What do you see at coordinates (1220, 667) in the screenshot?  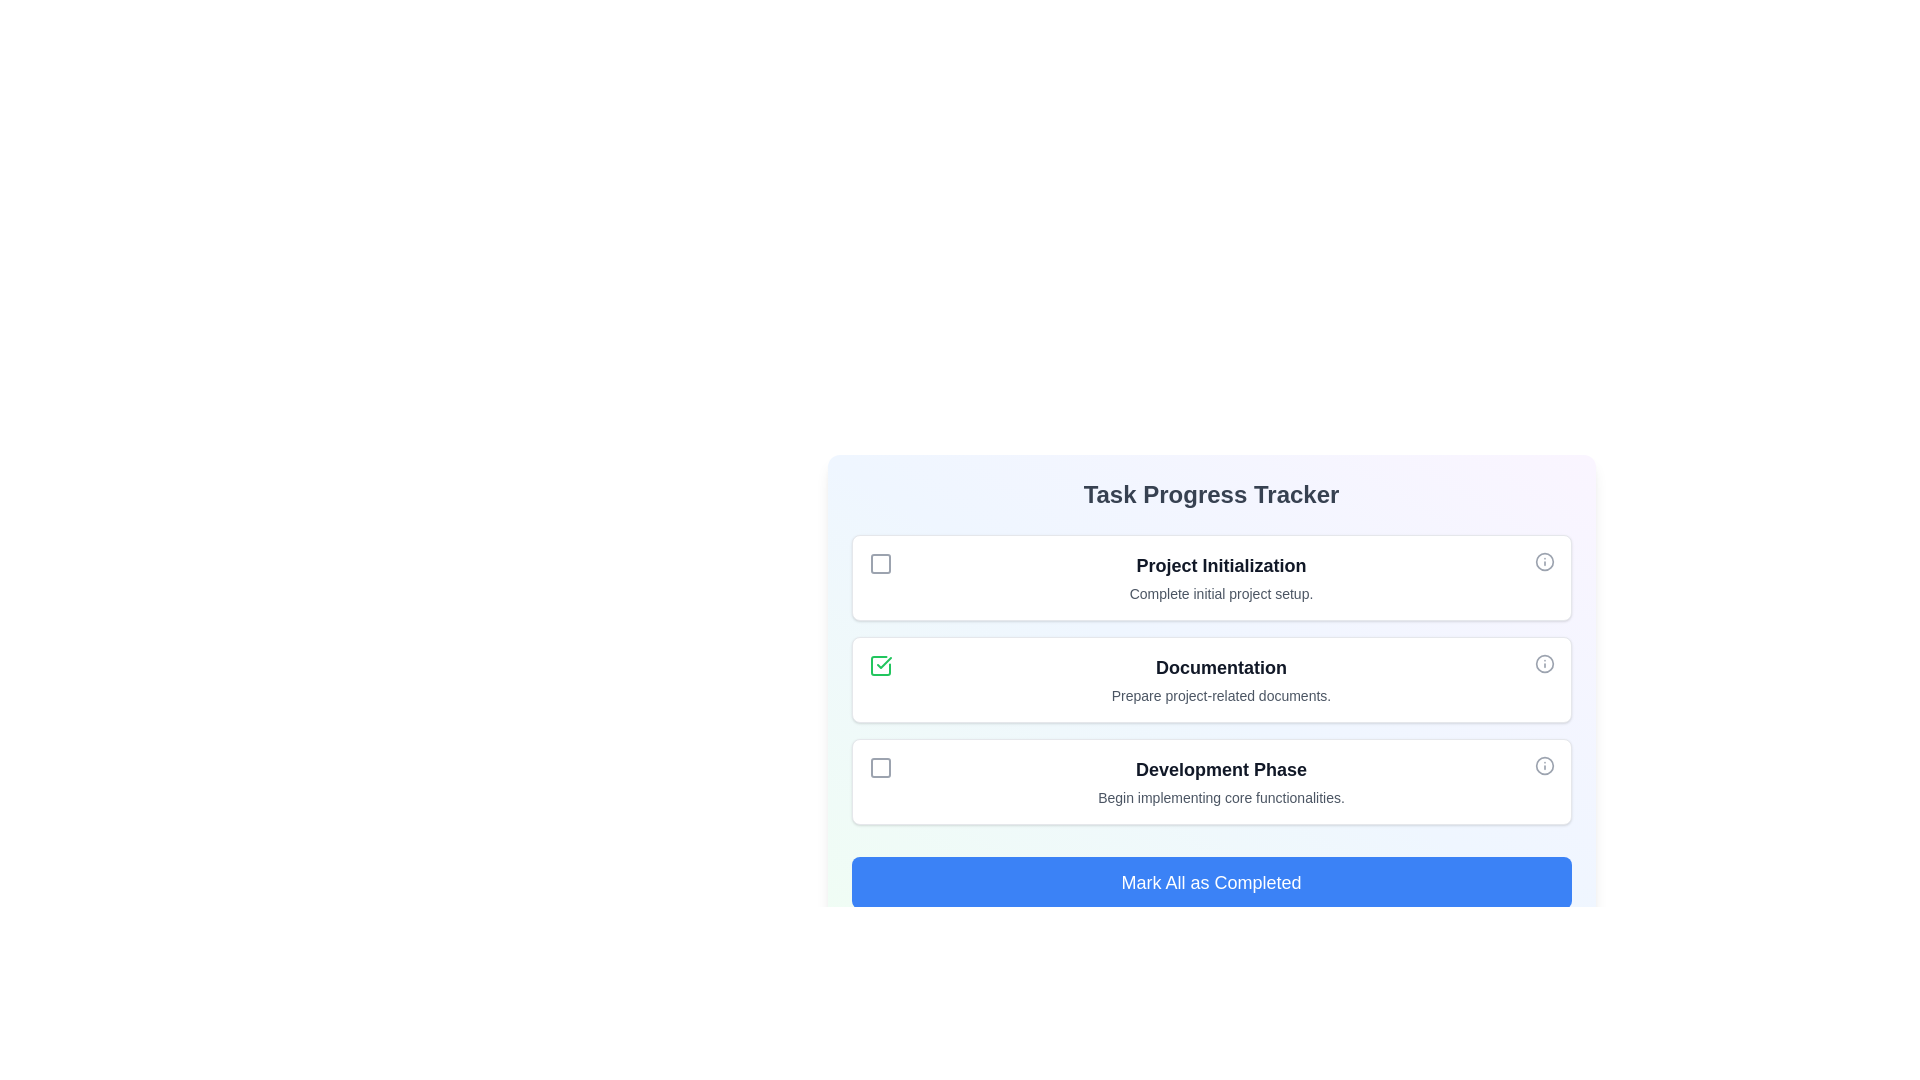 I see `the Text Label that serves as the title for the 'Documentation' section, located centrally above the description text 'Prepare project-related documents.'` at bounding box center [1220, 667].